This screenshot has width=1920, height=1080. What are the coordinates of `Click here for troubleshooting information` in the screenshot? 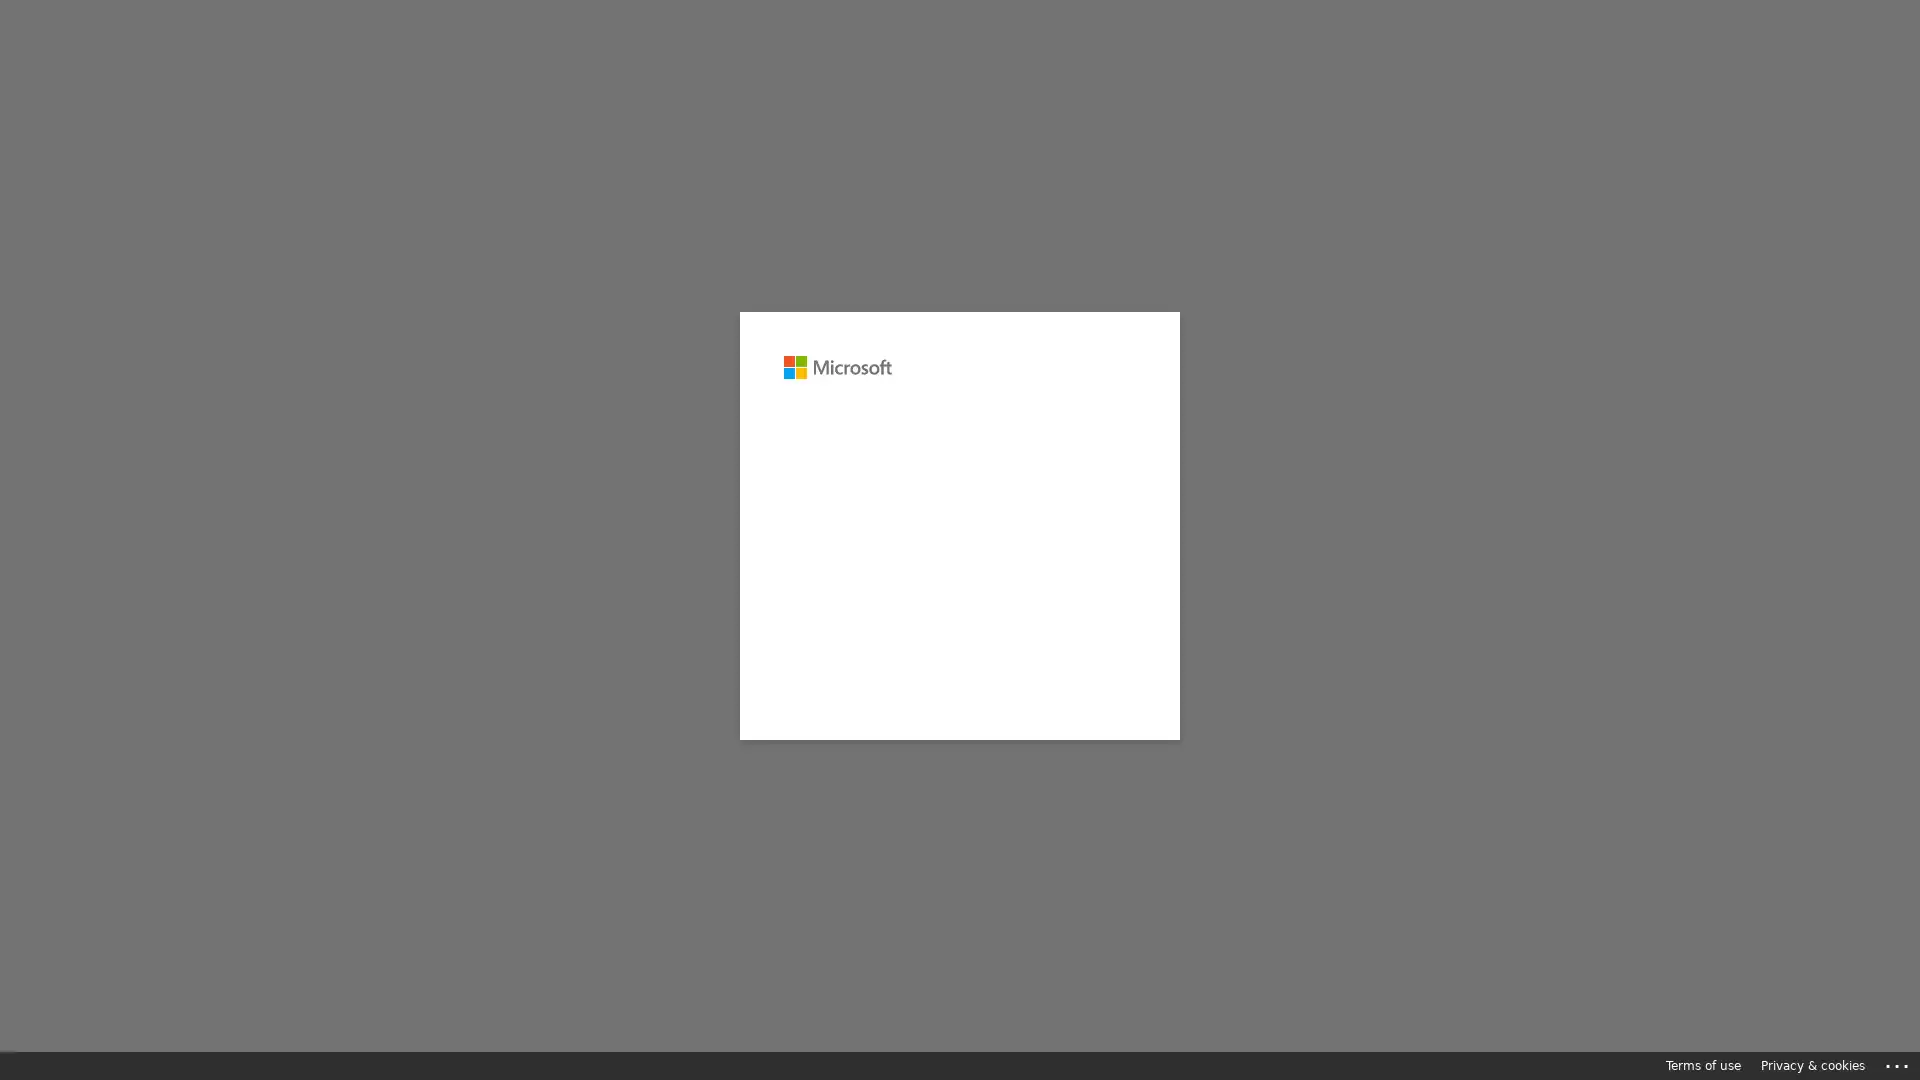 It's located at (1897, 1062).